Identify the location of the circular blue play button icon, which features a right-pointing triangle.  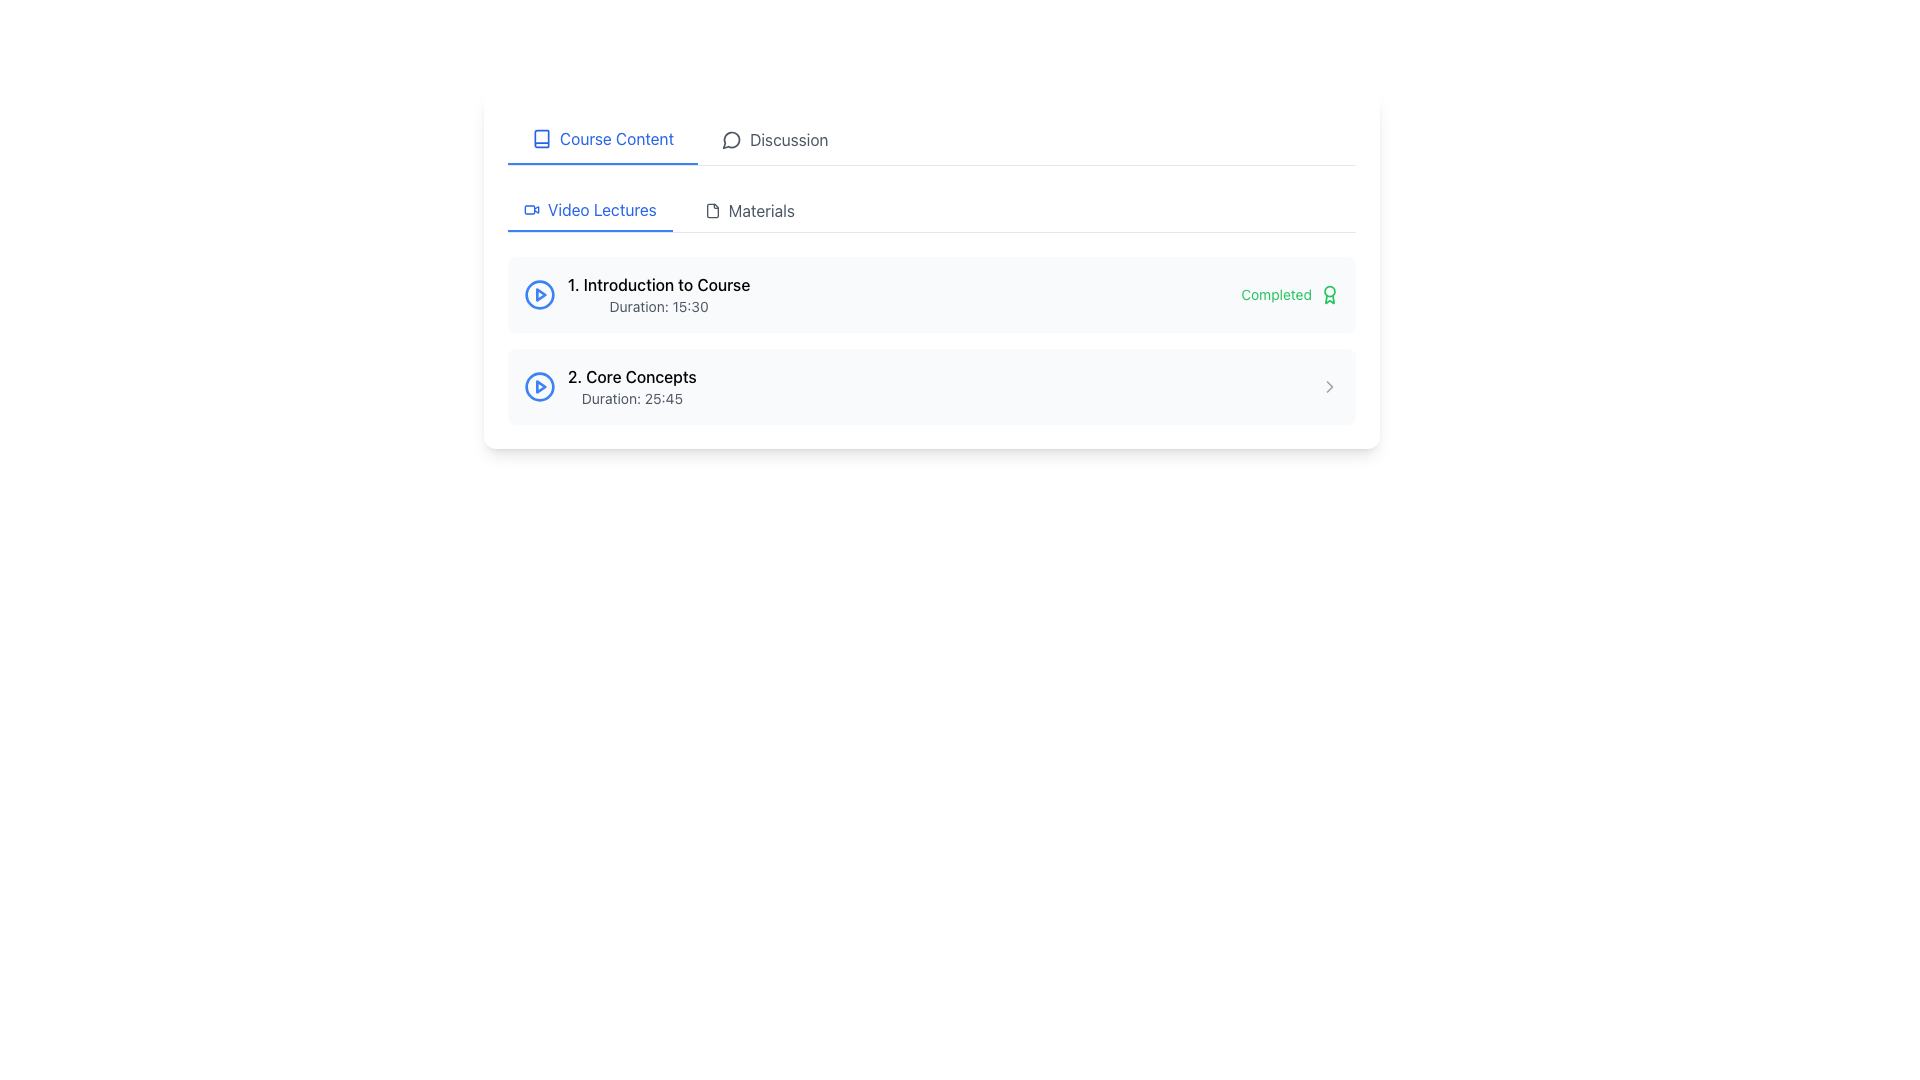
(539, 294).